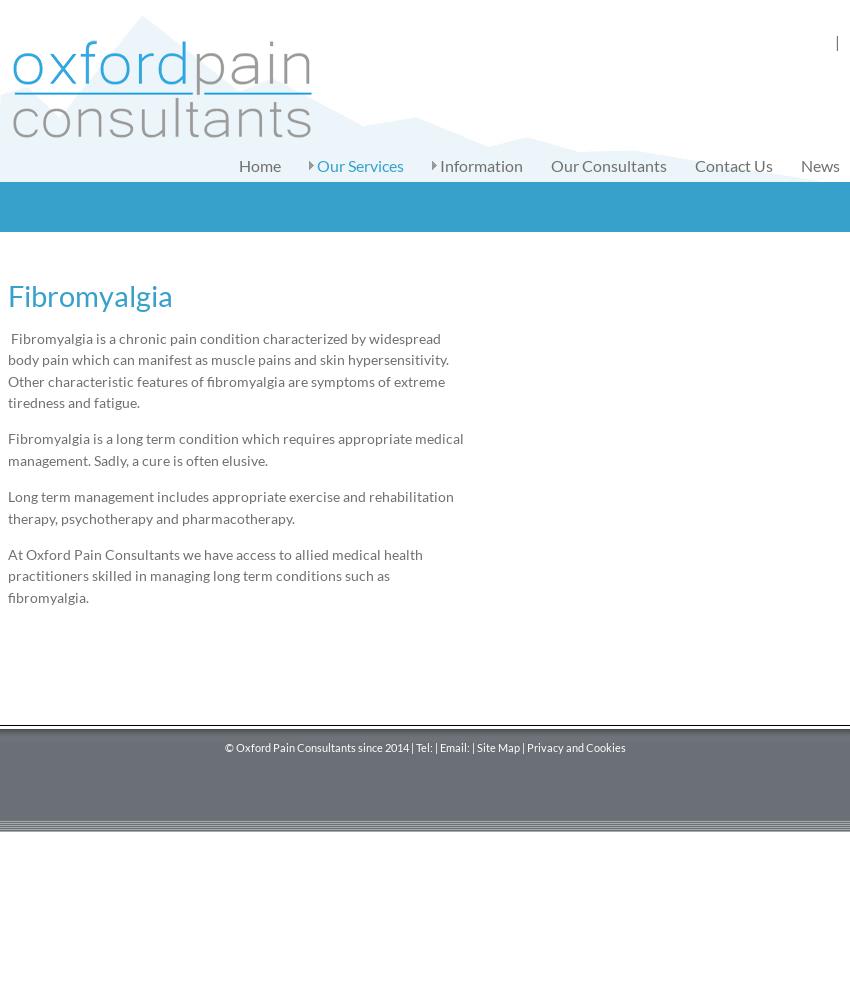 This screenshot has width=850, height=1000. I want to click on 'Our Consultants', so click(608, 165).